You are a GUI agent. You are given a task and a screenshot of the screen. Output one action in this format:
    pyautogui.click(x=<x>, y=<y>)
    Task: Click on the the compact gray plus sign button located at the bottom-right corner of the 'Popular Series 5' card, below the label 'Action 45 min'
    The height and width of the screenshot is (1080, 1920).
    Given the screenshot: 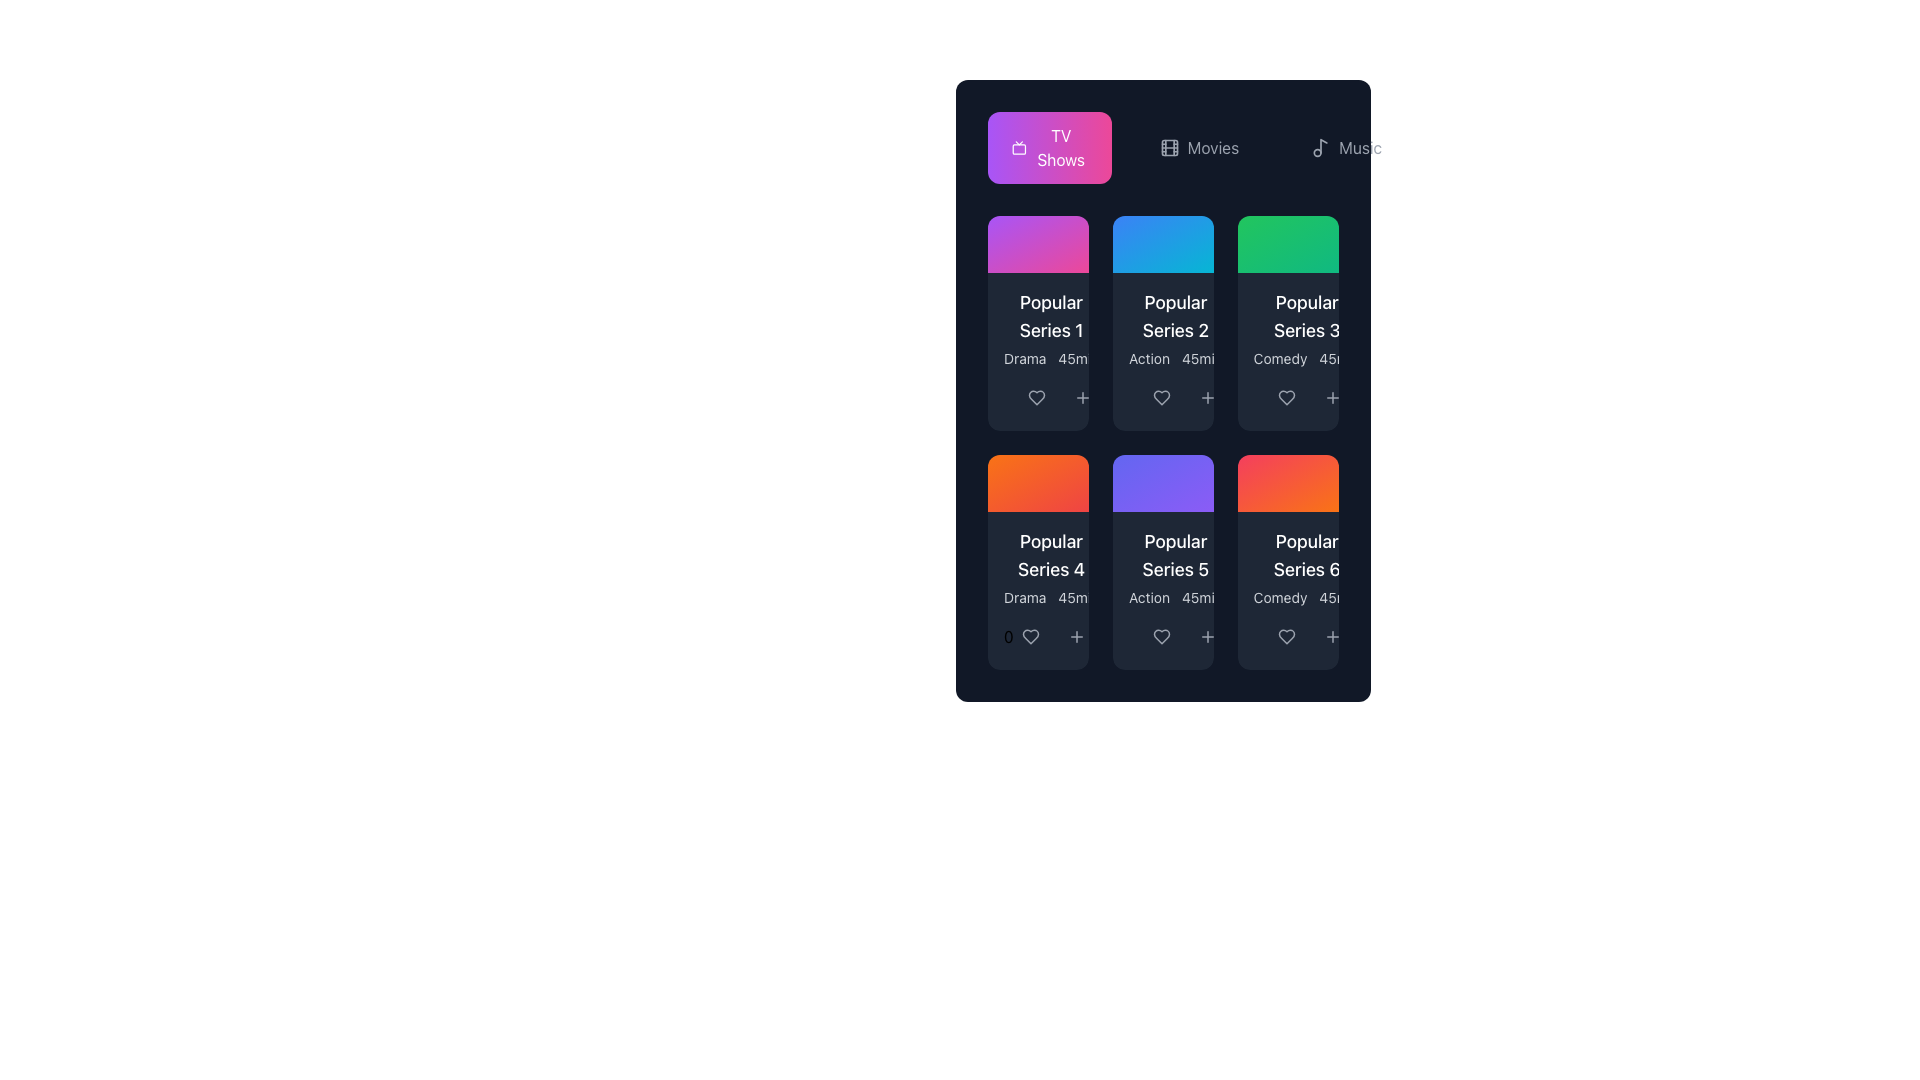 What is the action you would take?
    pyautogui.click(x=1207, y=636)
    